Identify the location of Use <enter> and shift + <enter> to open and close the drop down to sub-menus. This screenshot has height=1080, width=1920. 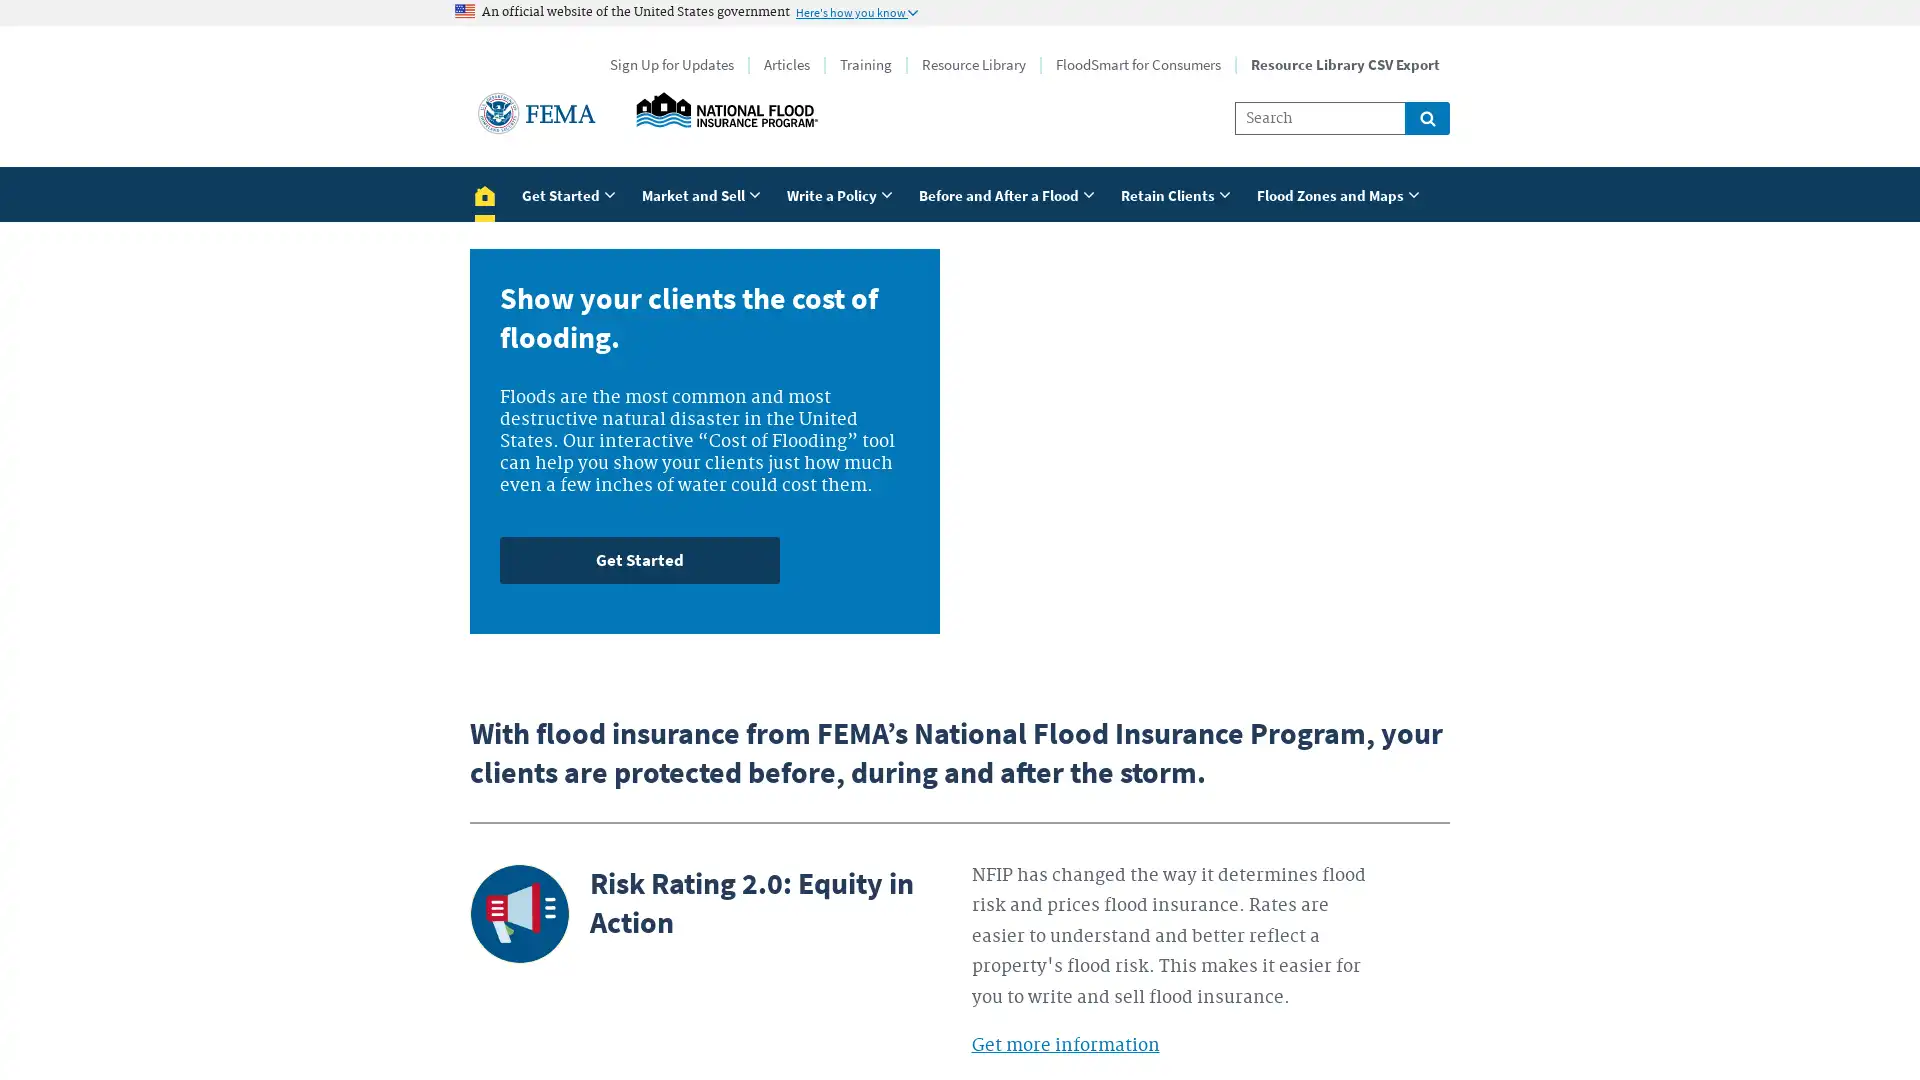
(704, 193).